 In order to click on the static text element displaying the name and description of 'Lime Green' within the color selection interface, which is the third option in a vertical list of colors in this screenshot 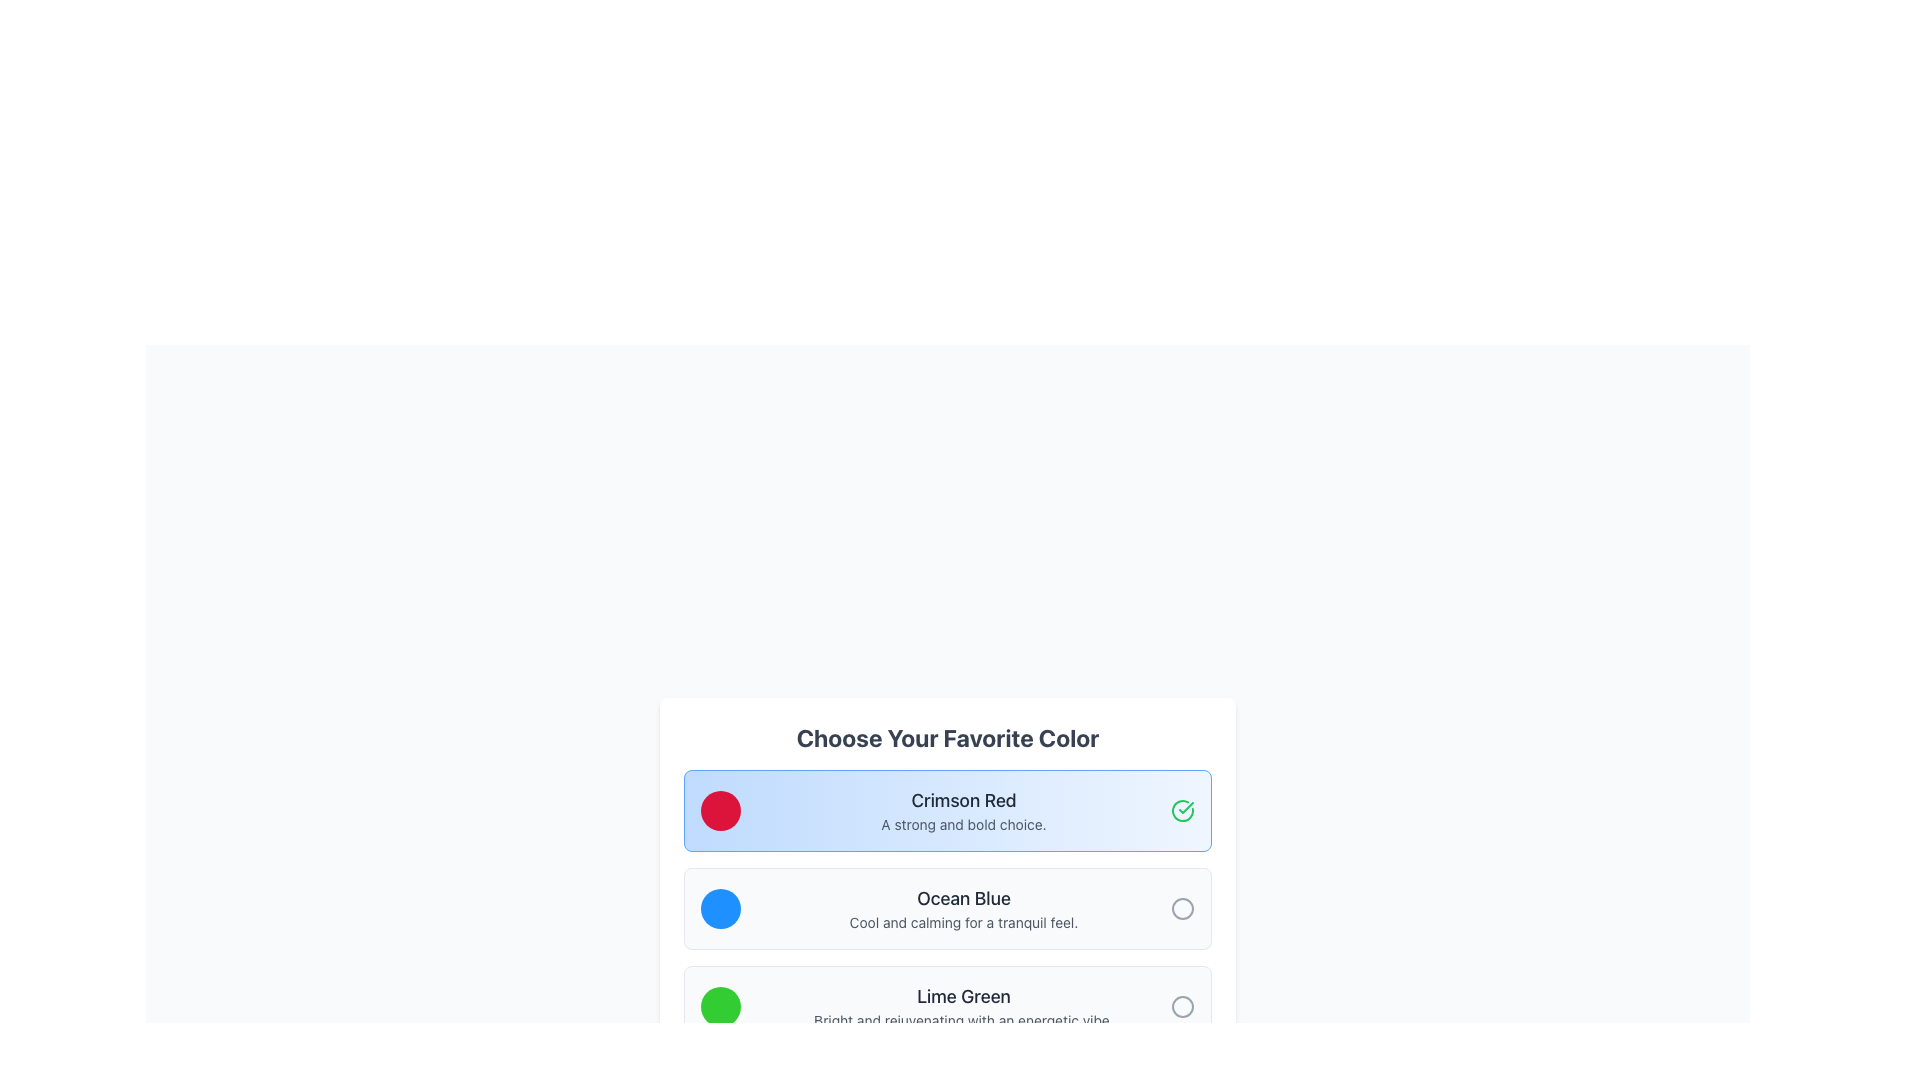, I will do `click(964, 1006)`.